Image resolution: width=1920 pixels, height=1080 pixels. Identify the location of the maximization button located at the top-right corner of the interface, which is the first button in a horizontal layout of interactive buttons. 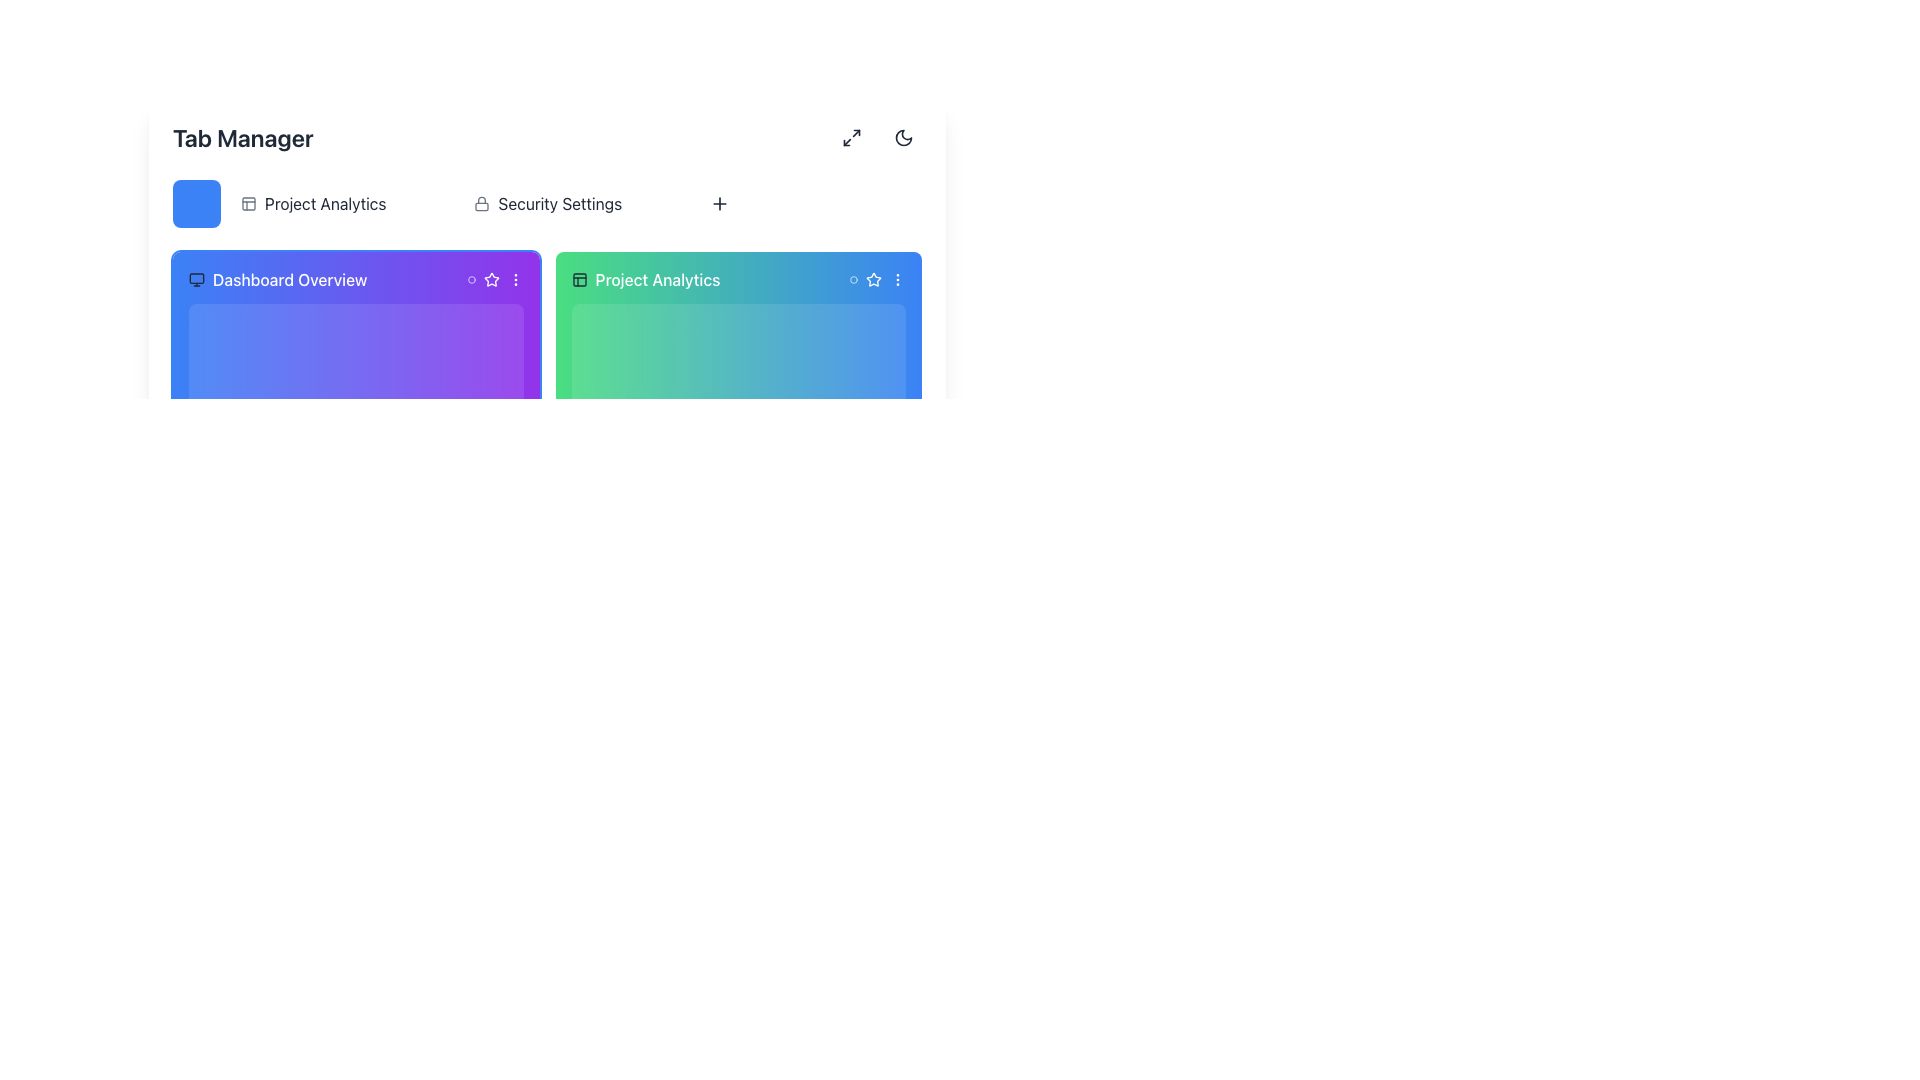
(851, 137).